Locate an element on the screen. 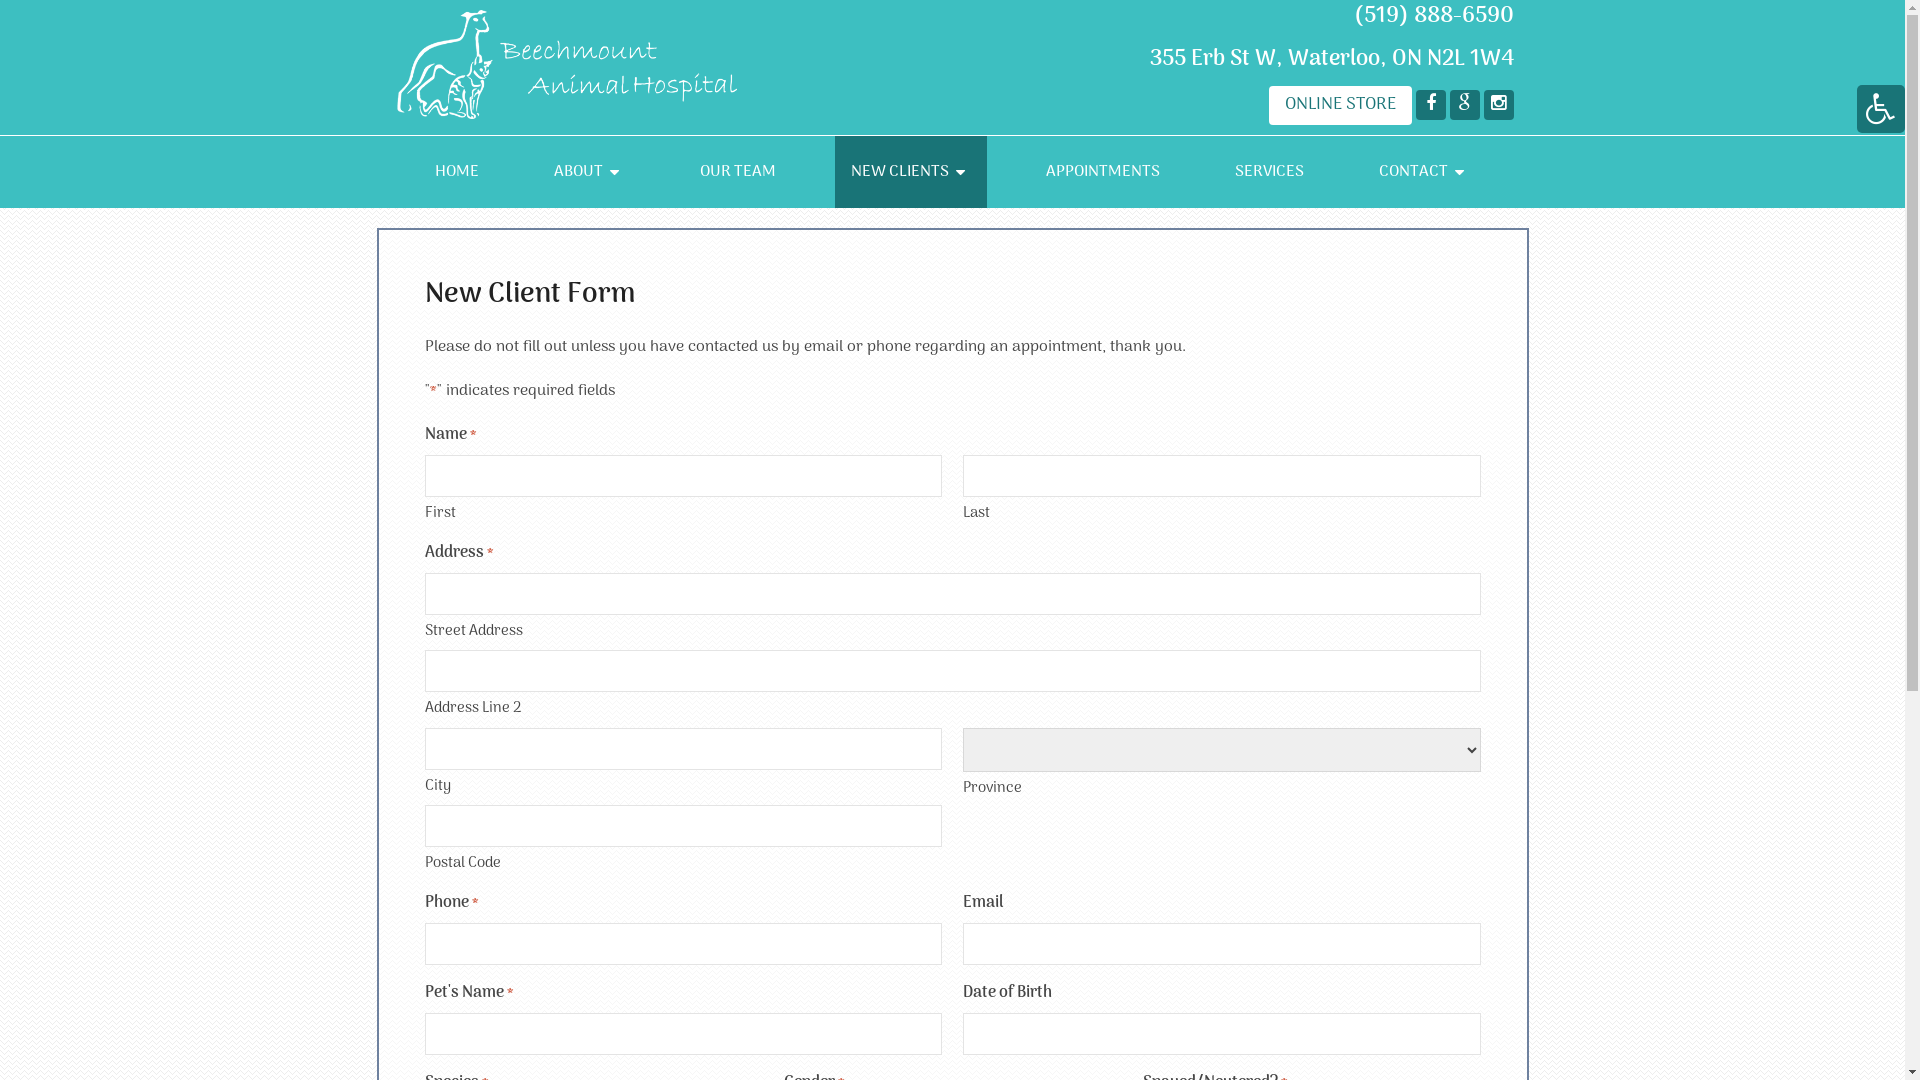 Image resolution: width=1920 pixels, height=1080 pixels. 'APPOINTMENTS' is located at coordinates (1102, 171).